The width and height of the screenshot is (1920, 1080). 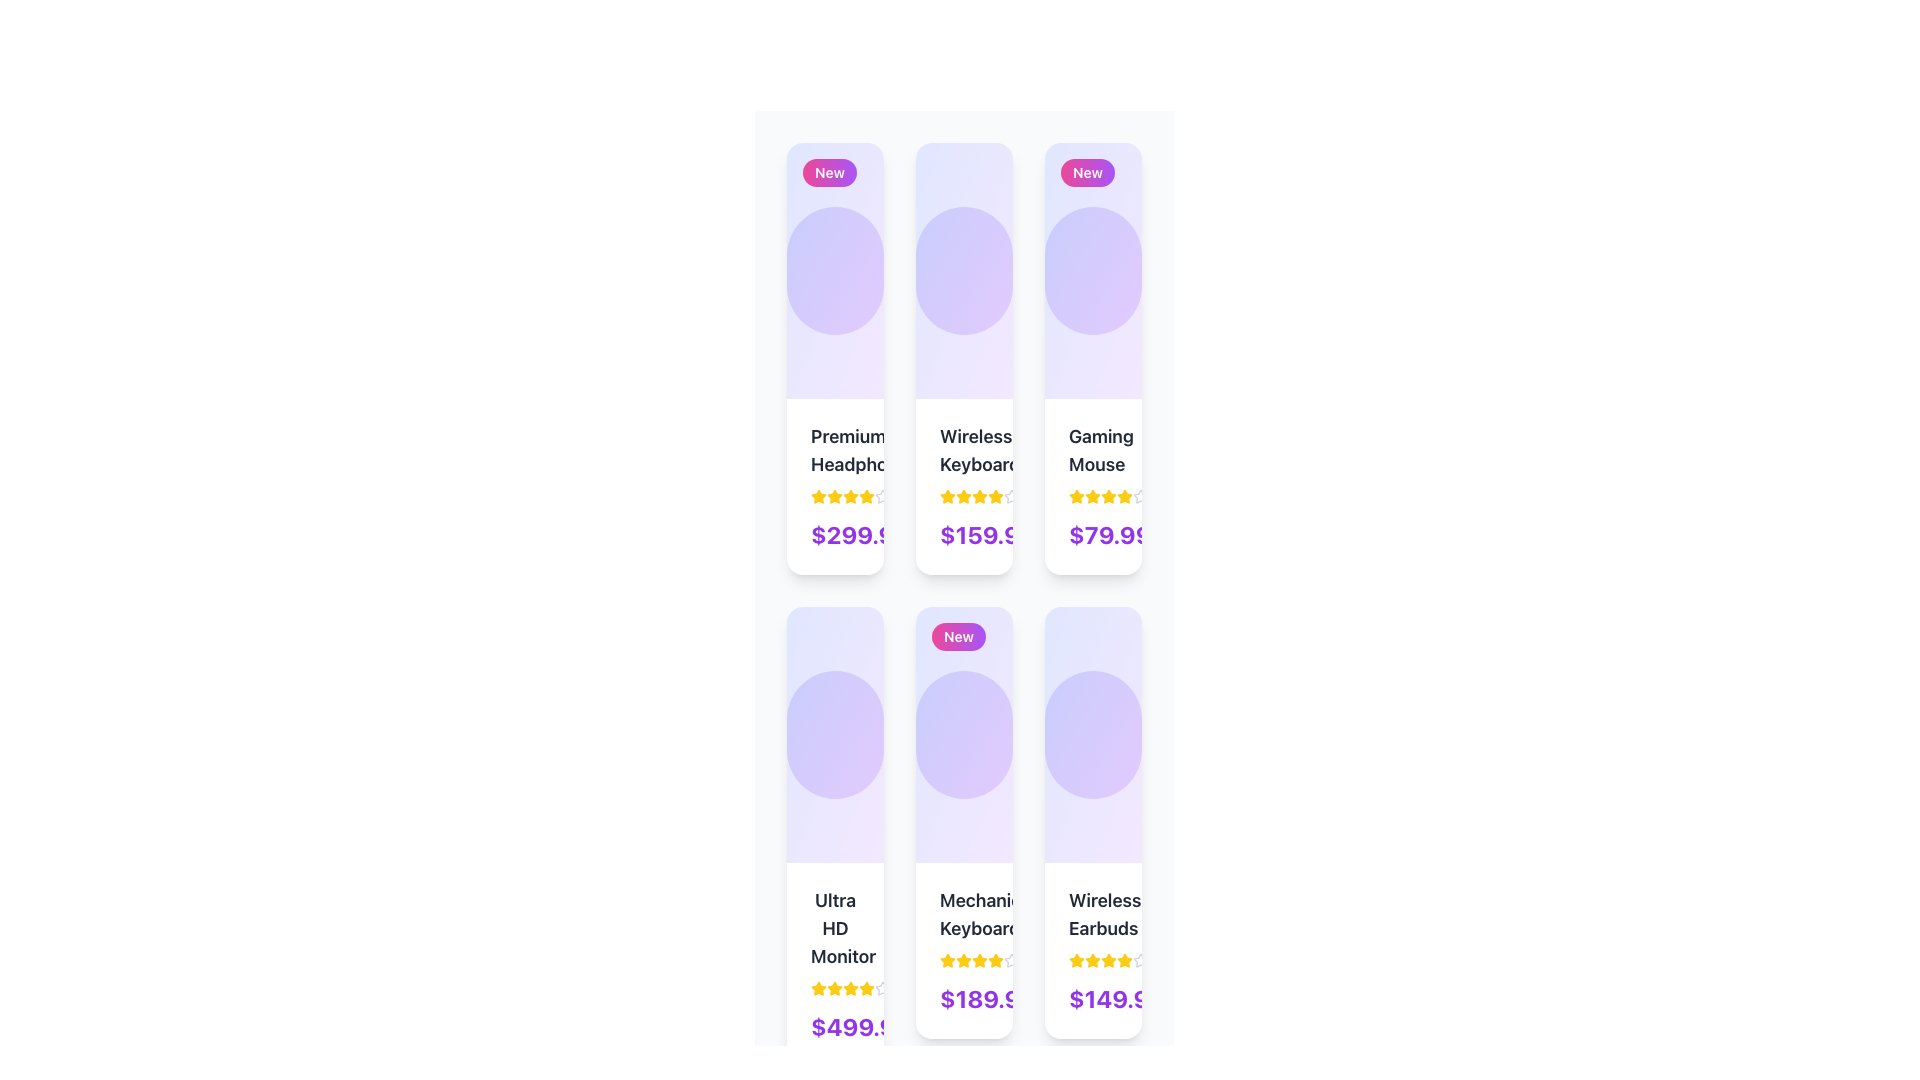 What do you see at coordinates (903, 270) in the screenshot?
I see `the second circular button from the left, which likely toggles the visibility of the 'Wireless Keyboard' product` at bounding box center [903, 270].